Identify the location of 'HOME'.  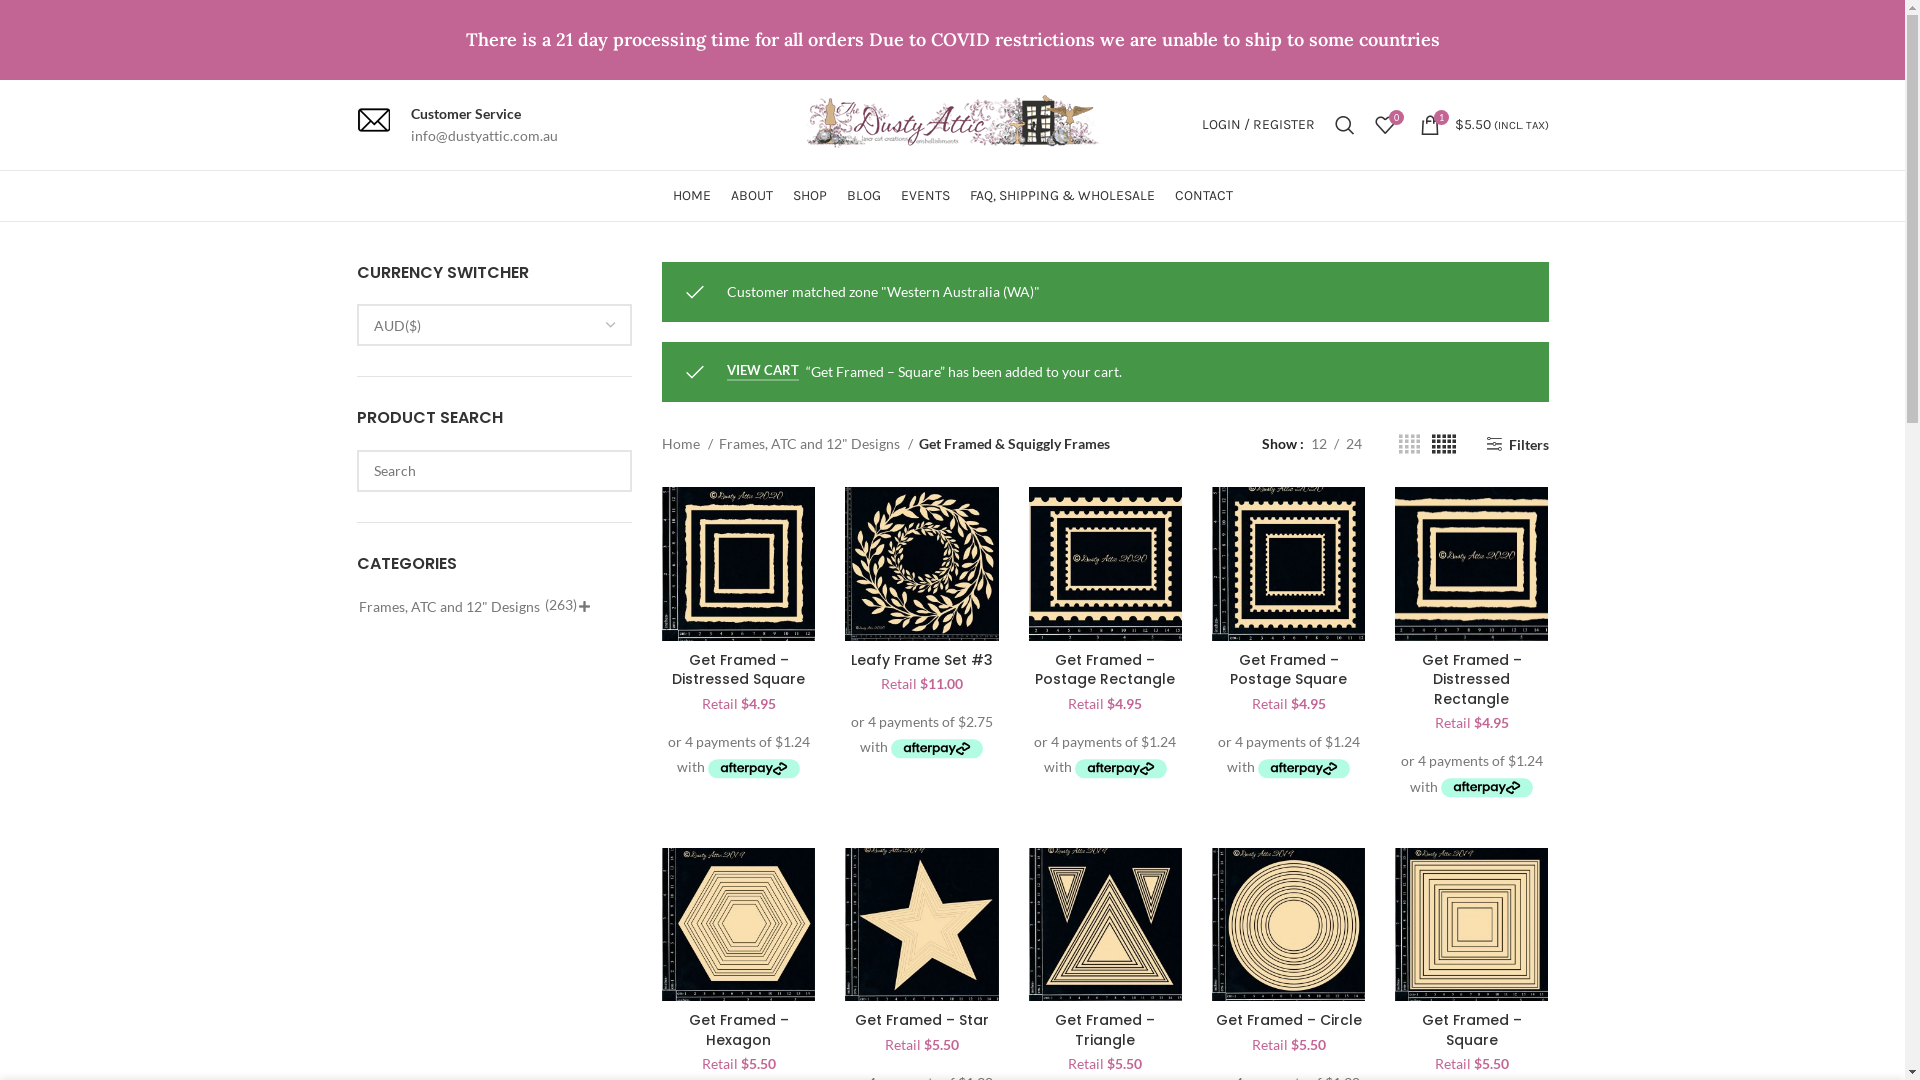
(691, 196).